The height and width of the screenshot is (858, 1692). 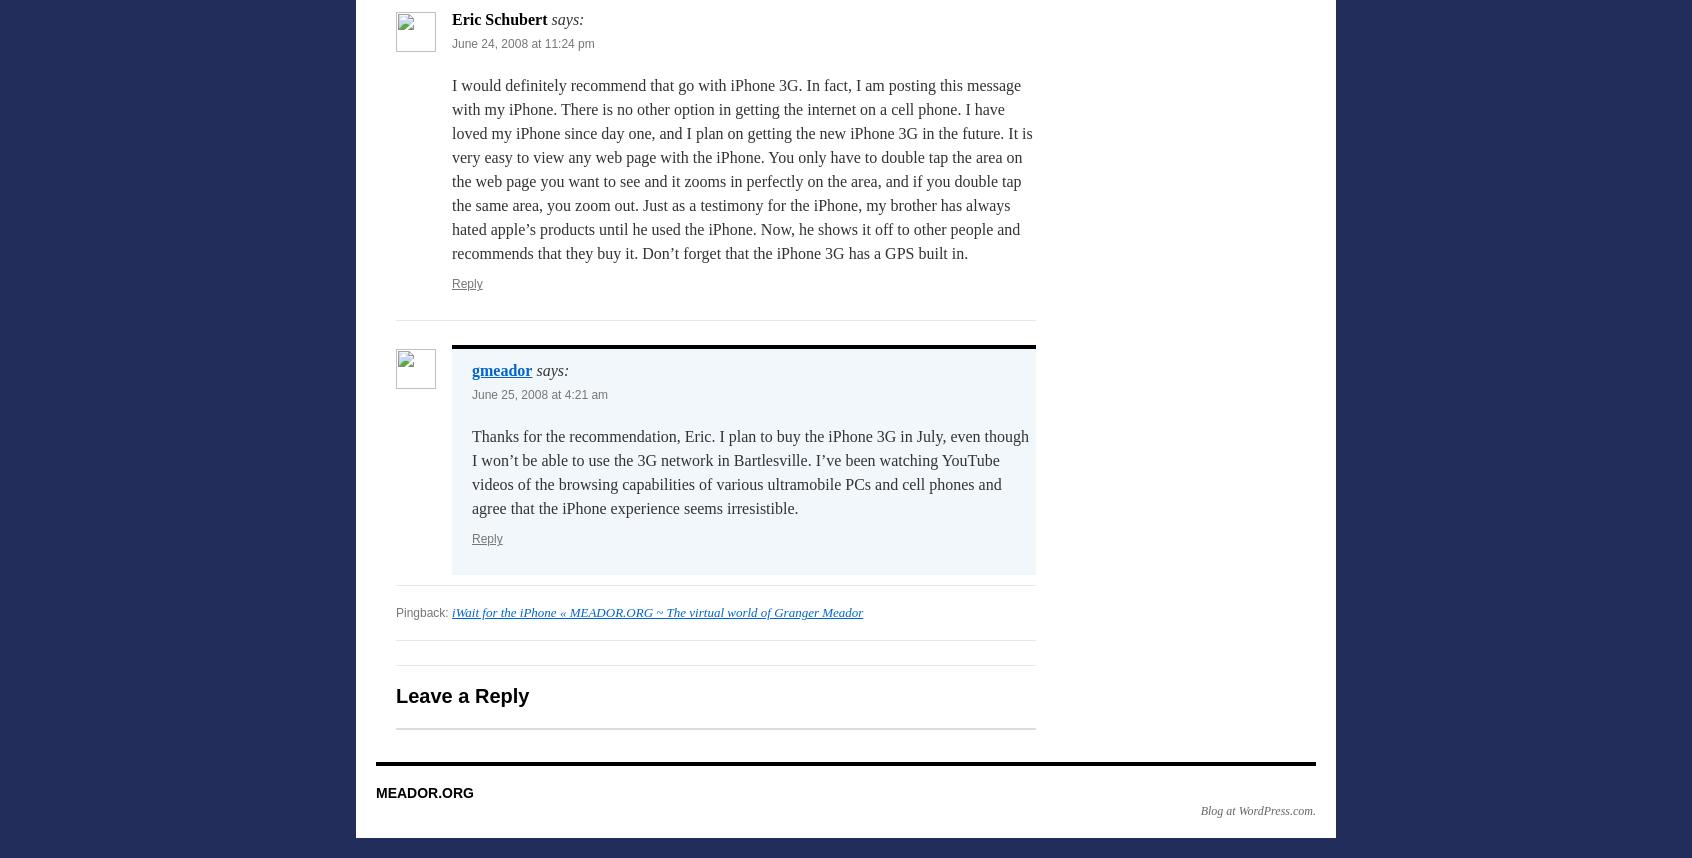 What do you see at coordinates (471, 472) in the screenshot?
I see `'Thanks for the recommendation, Eric.  I plan to buy the iPhone 3G in July, even though I won’t be able to use the 3G network in Bartlesville.  I’ve been watching YouTube videos of the browsing capabilities of various ultramobile PCs and cell phones and agree that the iPhone experience seems irresistible.'` at bounding box center [471, 472].